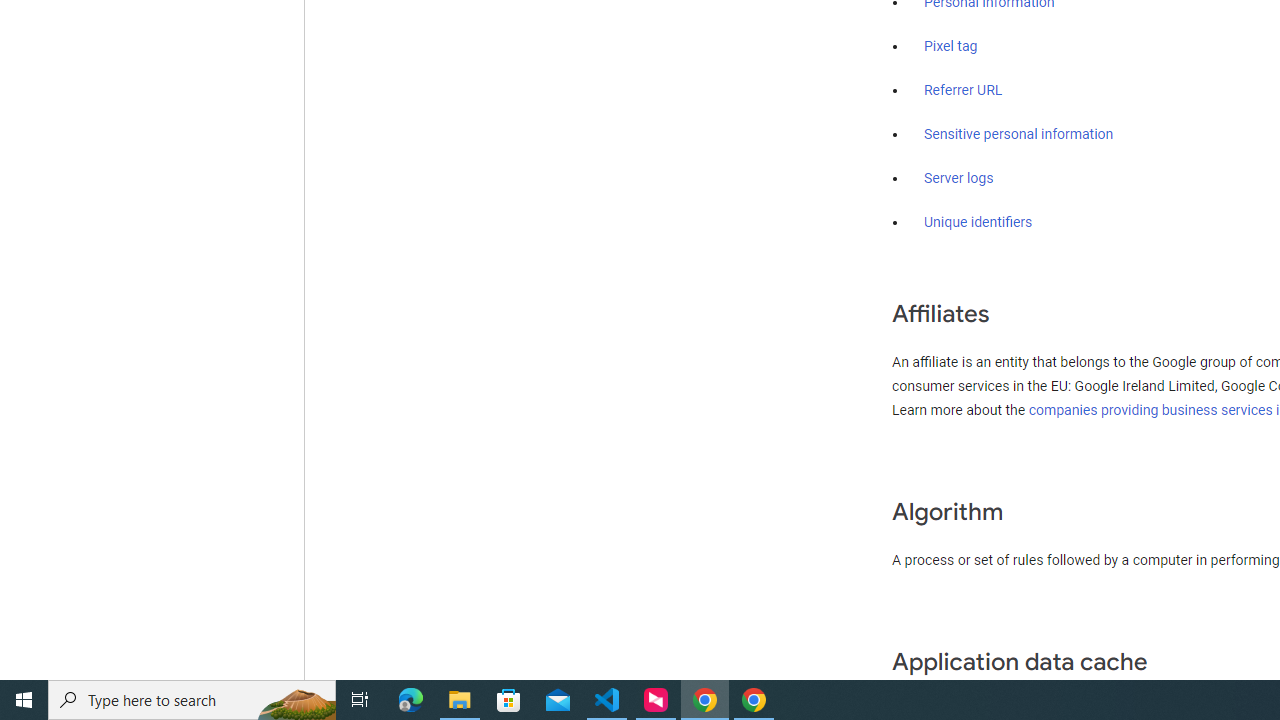 The width and height of the screenshot is (1280, 720). I want to click on 'Pixel tag', so click(950, 46).